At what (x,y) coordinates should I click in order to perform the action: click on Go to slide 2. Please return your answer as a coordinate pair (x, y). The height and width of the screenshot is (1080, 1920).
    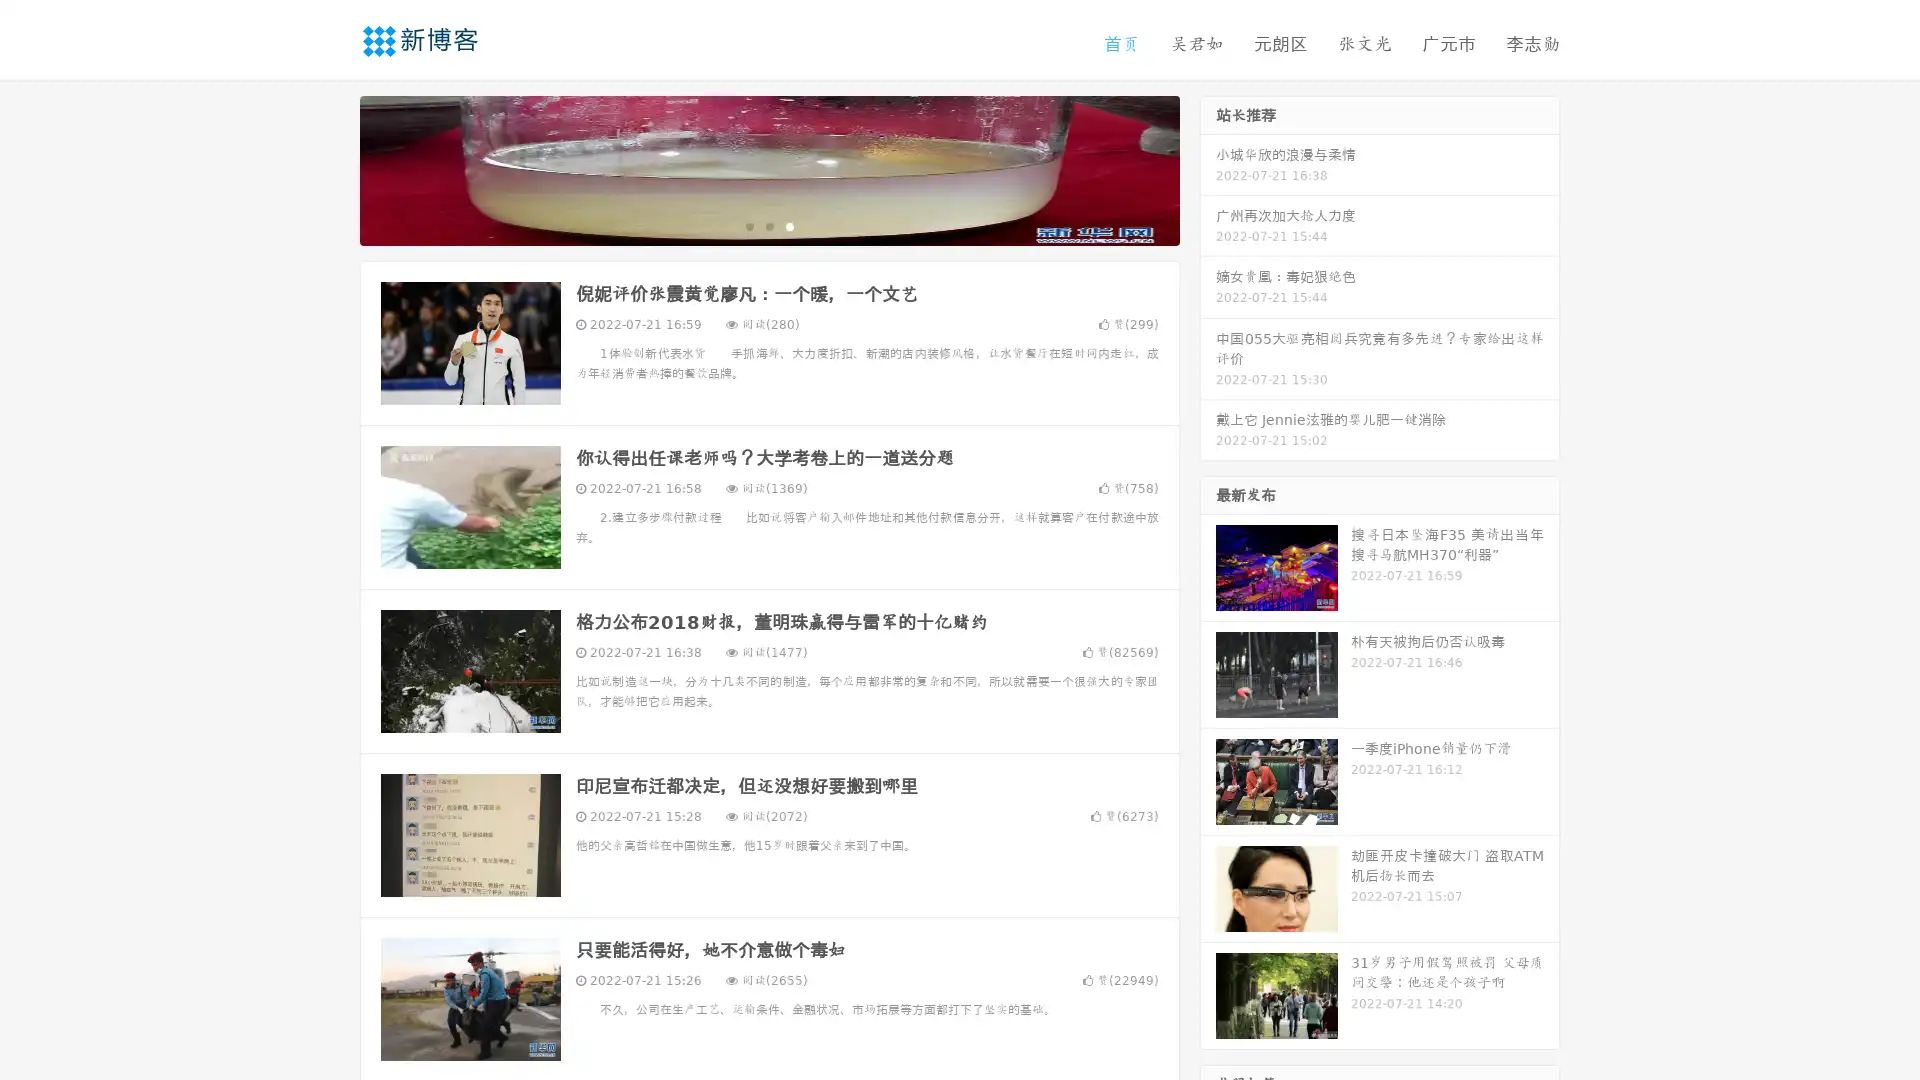
    Looking at the image, I should click on (768, 225).